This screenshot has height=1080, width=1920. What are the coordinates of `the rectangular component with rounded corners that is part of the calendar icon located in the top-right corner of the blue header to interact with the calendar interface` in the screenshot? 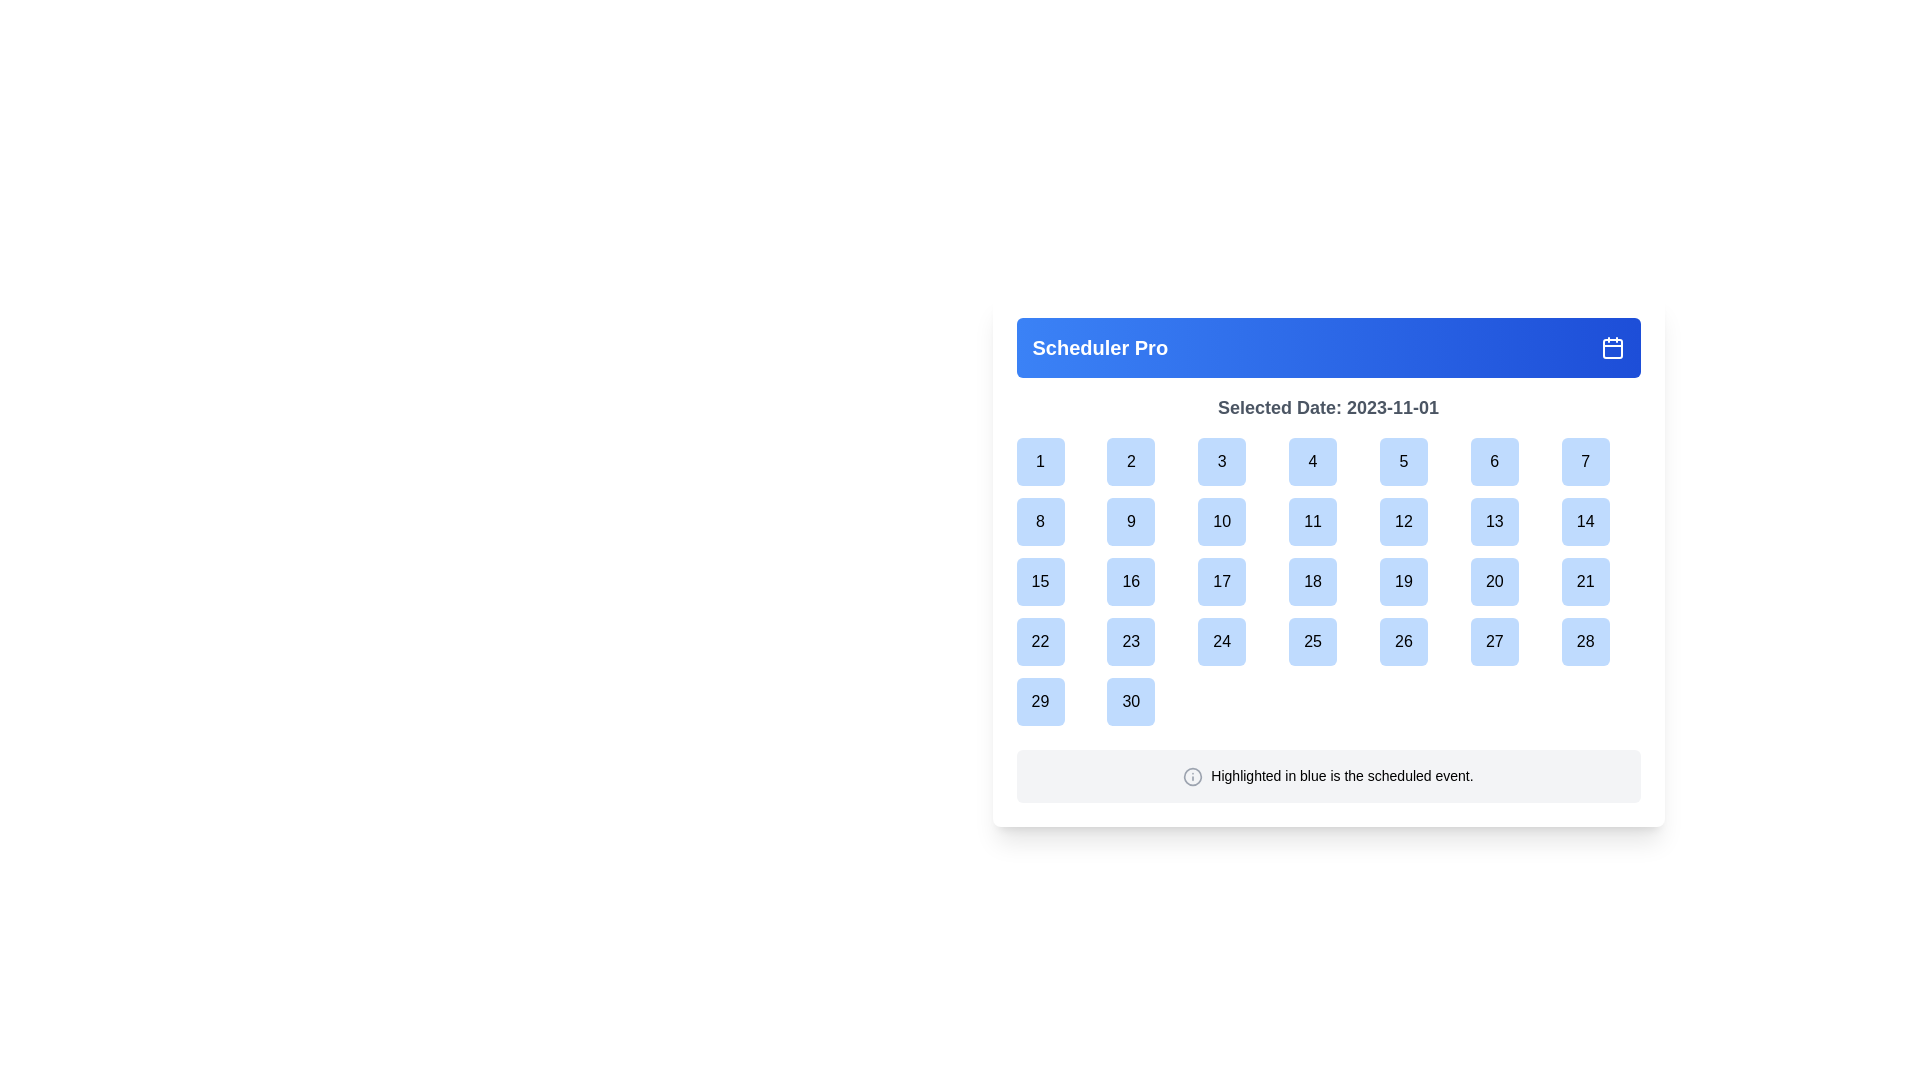 It's located at (1612, 347).